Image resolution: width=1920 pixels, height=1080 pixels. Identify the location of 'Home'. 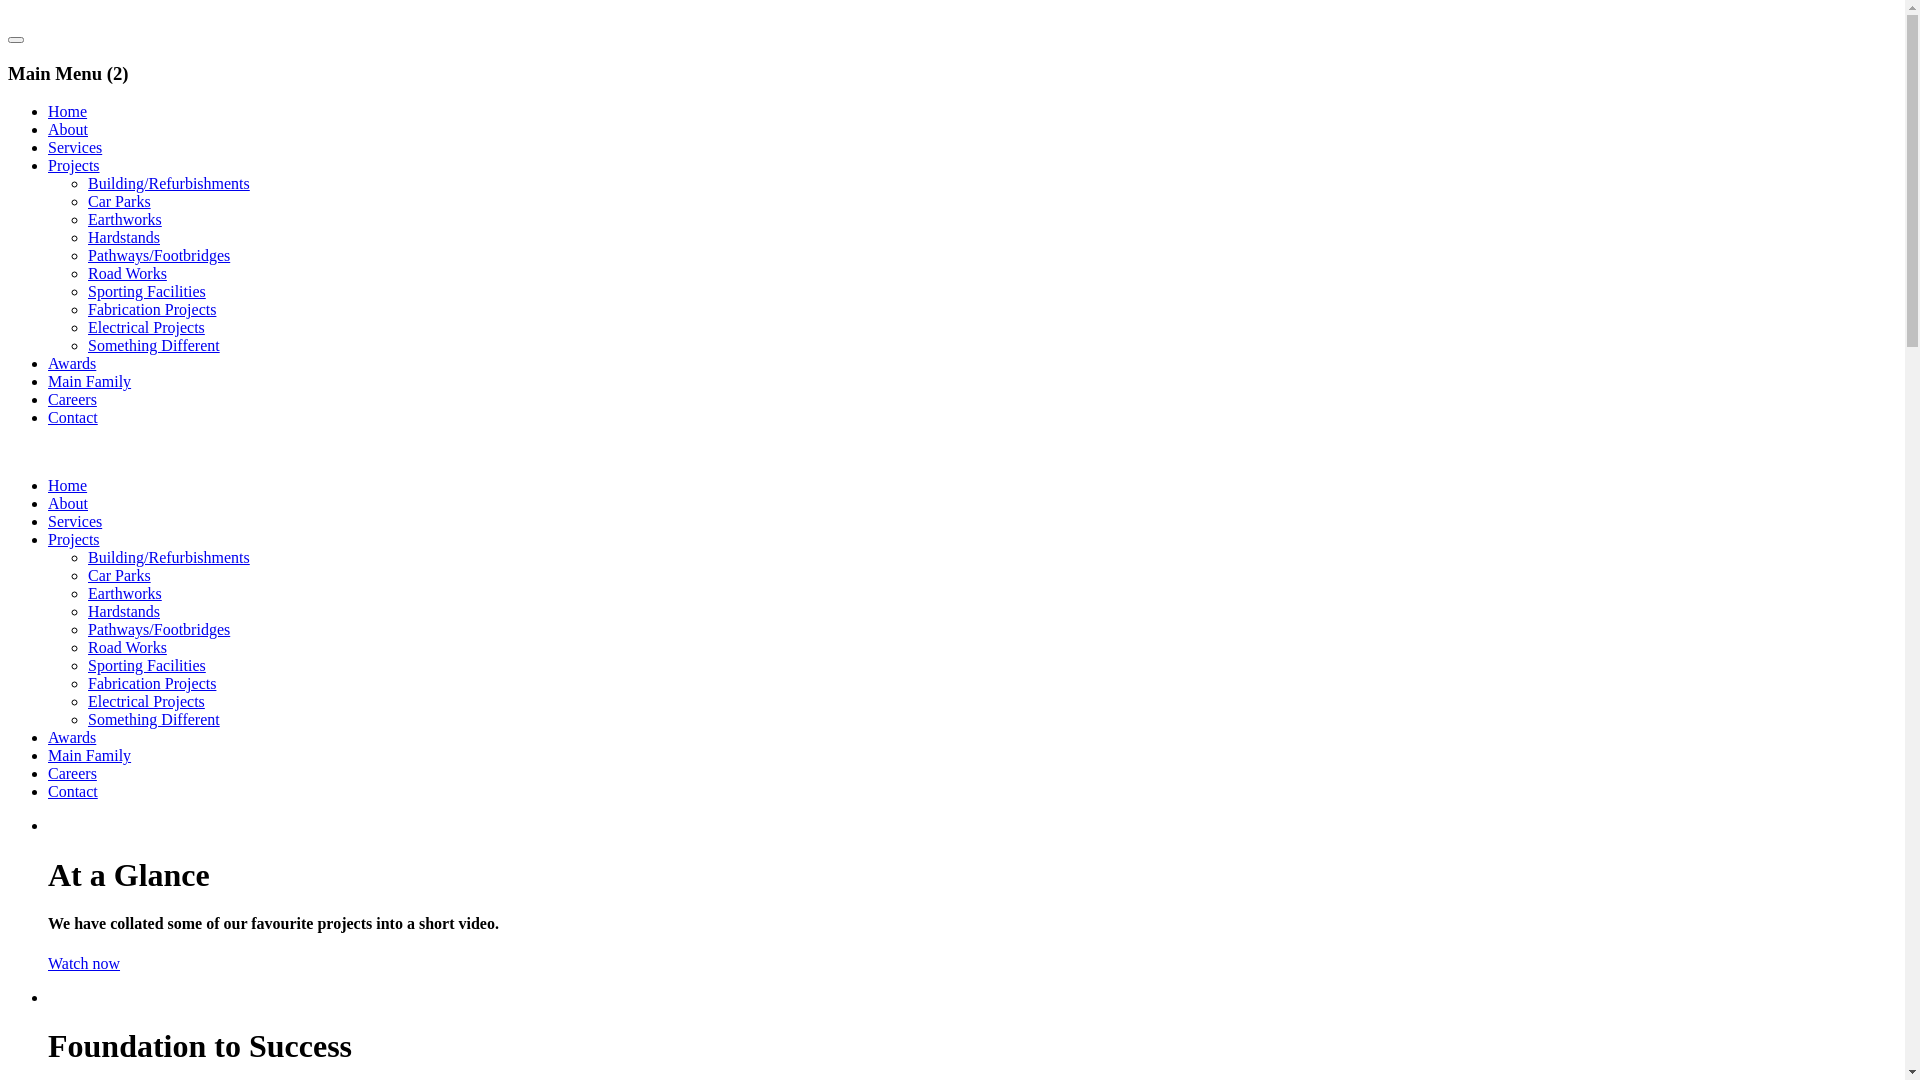
(67, 111).